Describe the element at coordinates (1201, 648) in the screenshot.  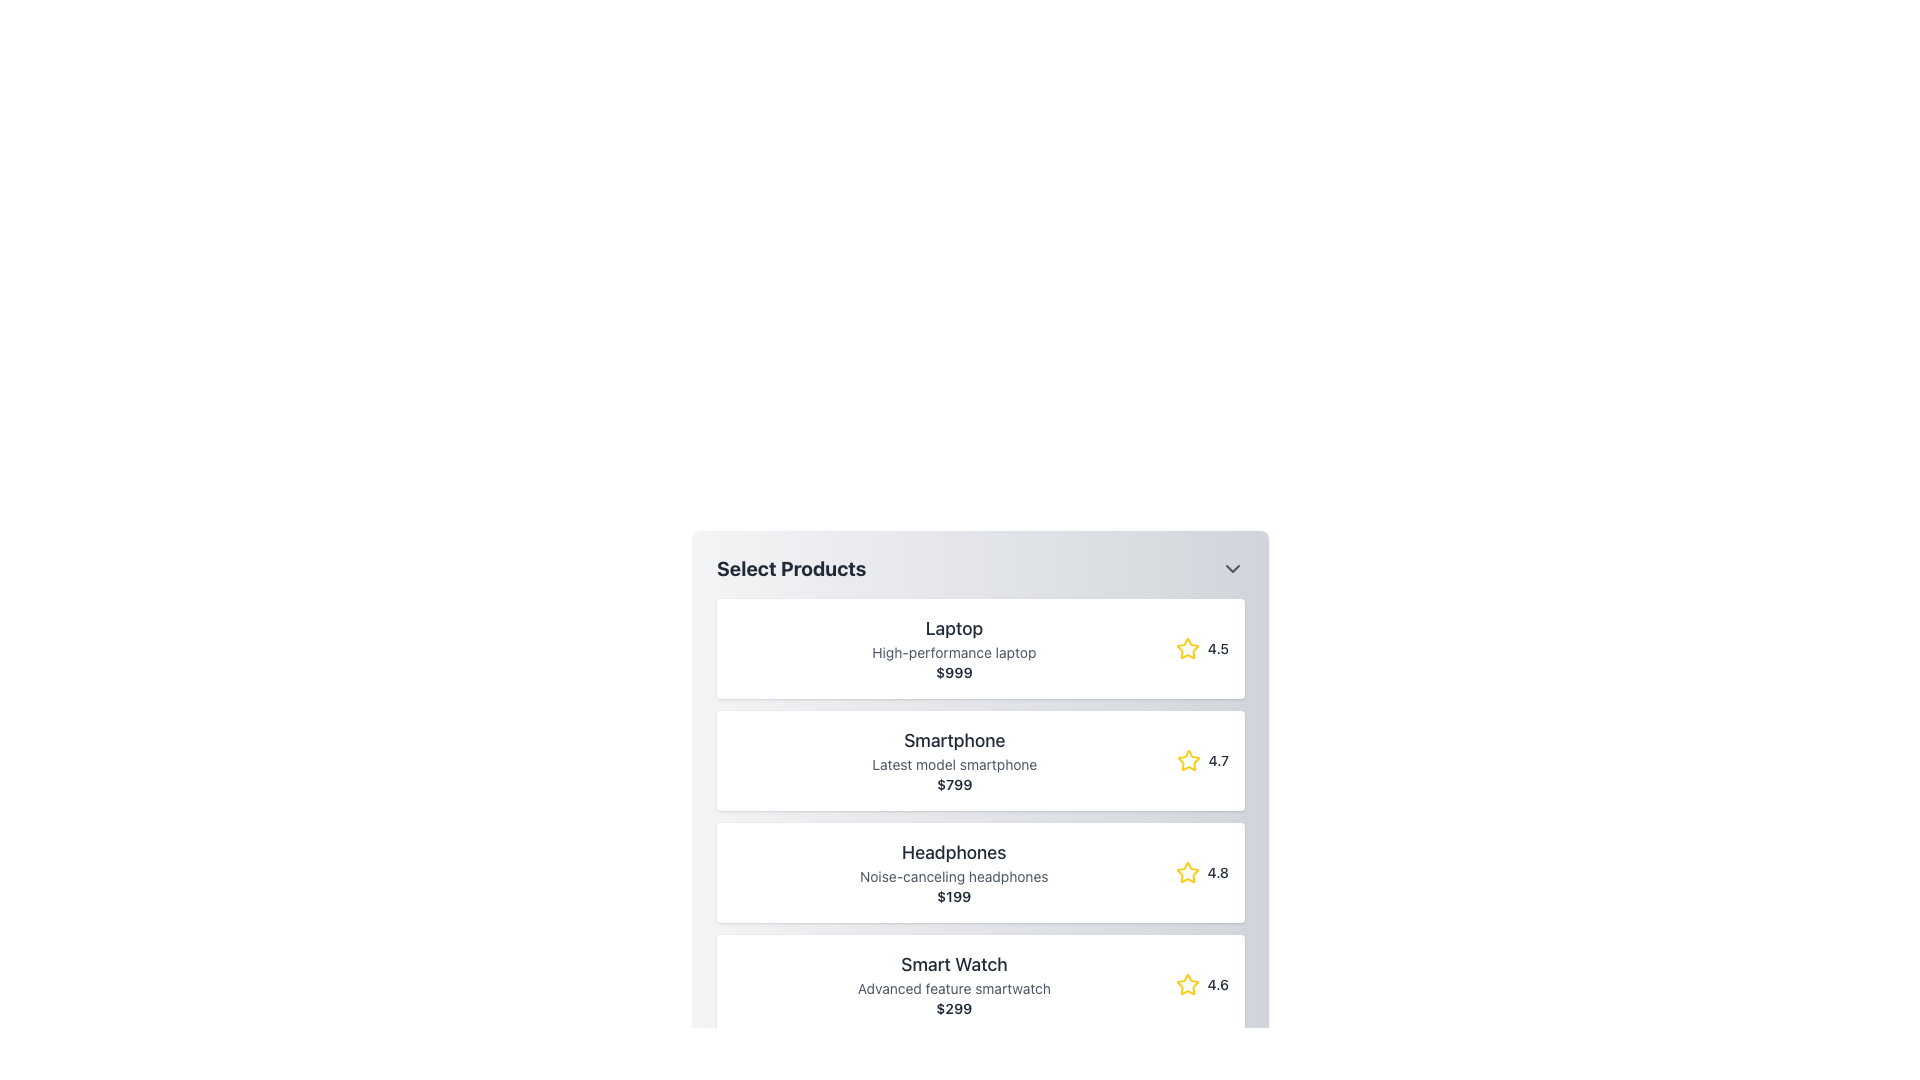
I see `the rating displayed by the star icon with the text '4.5' located at the end of the first product row labeled 'Laptop'` at that location.